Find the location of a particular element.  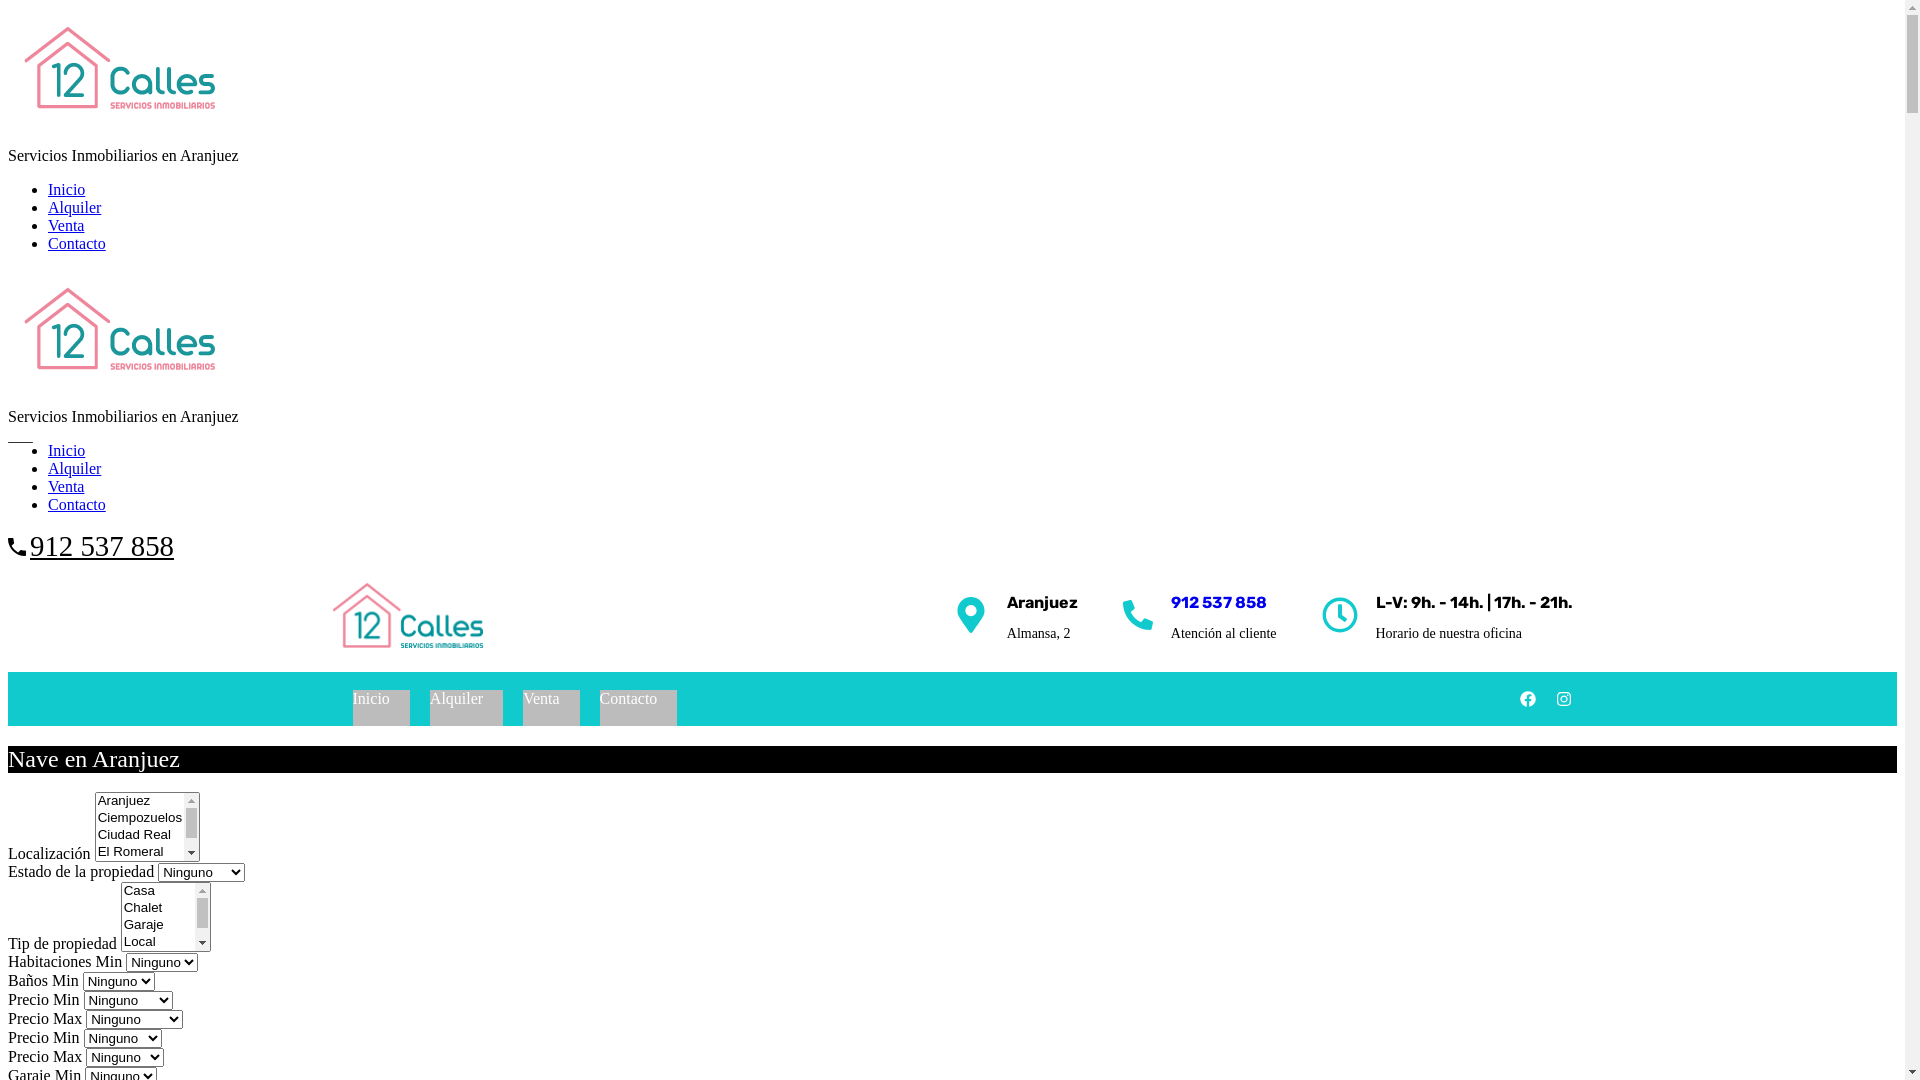

'Venta' is located at coordinates (66, 225).